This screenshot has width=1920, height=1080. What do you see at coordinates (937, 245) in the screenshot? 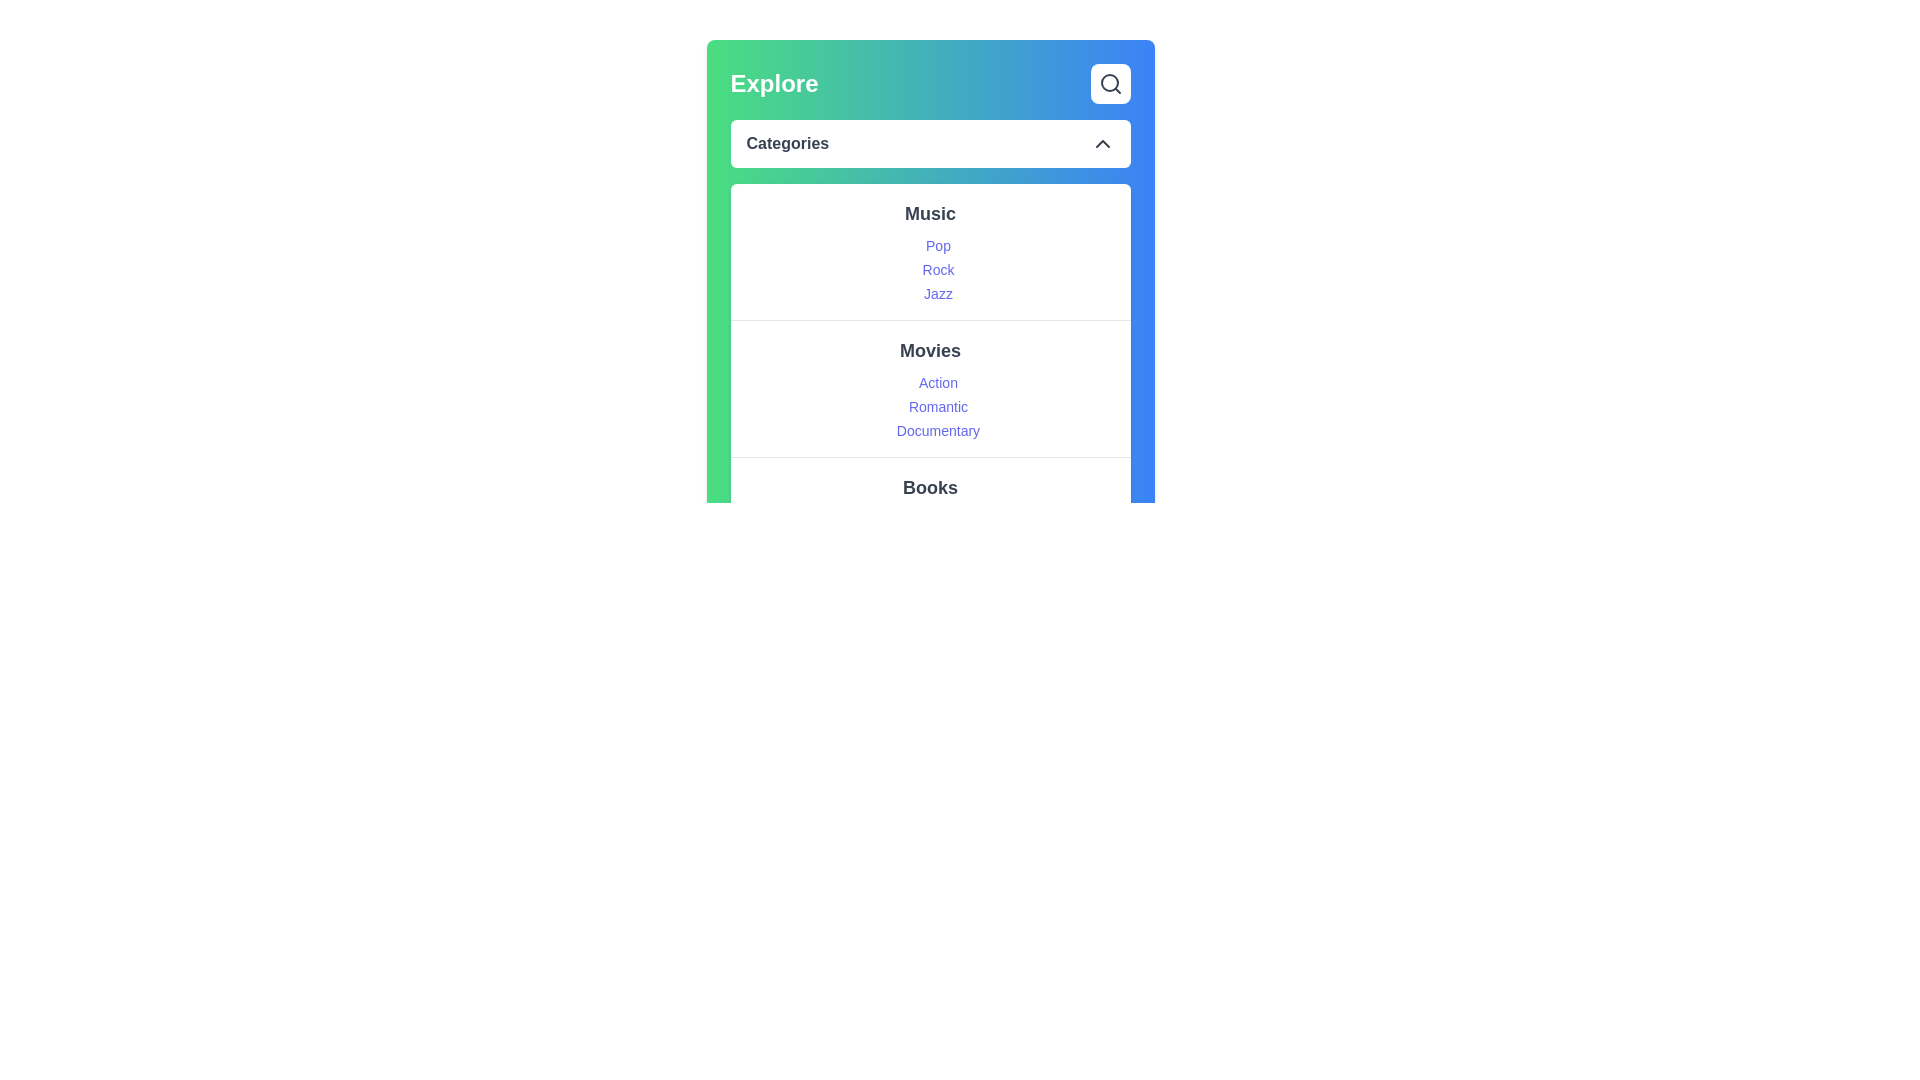
I see `the first clickable text link 'Pop' in the 'Music' category` at bounding box center [937, 245].